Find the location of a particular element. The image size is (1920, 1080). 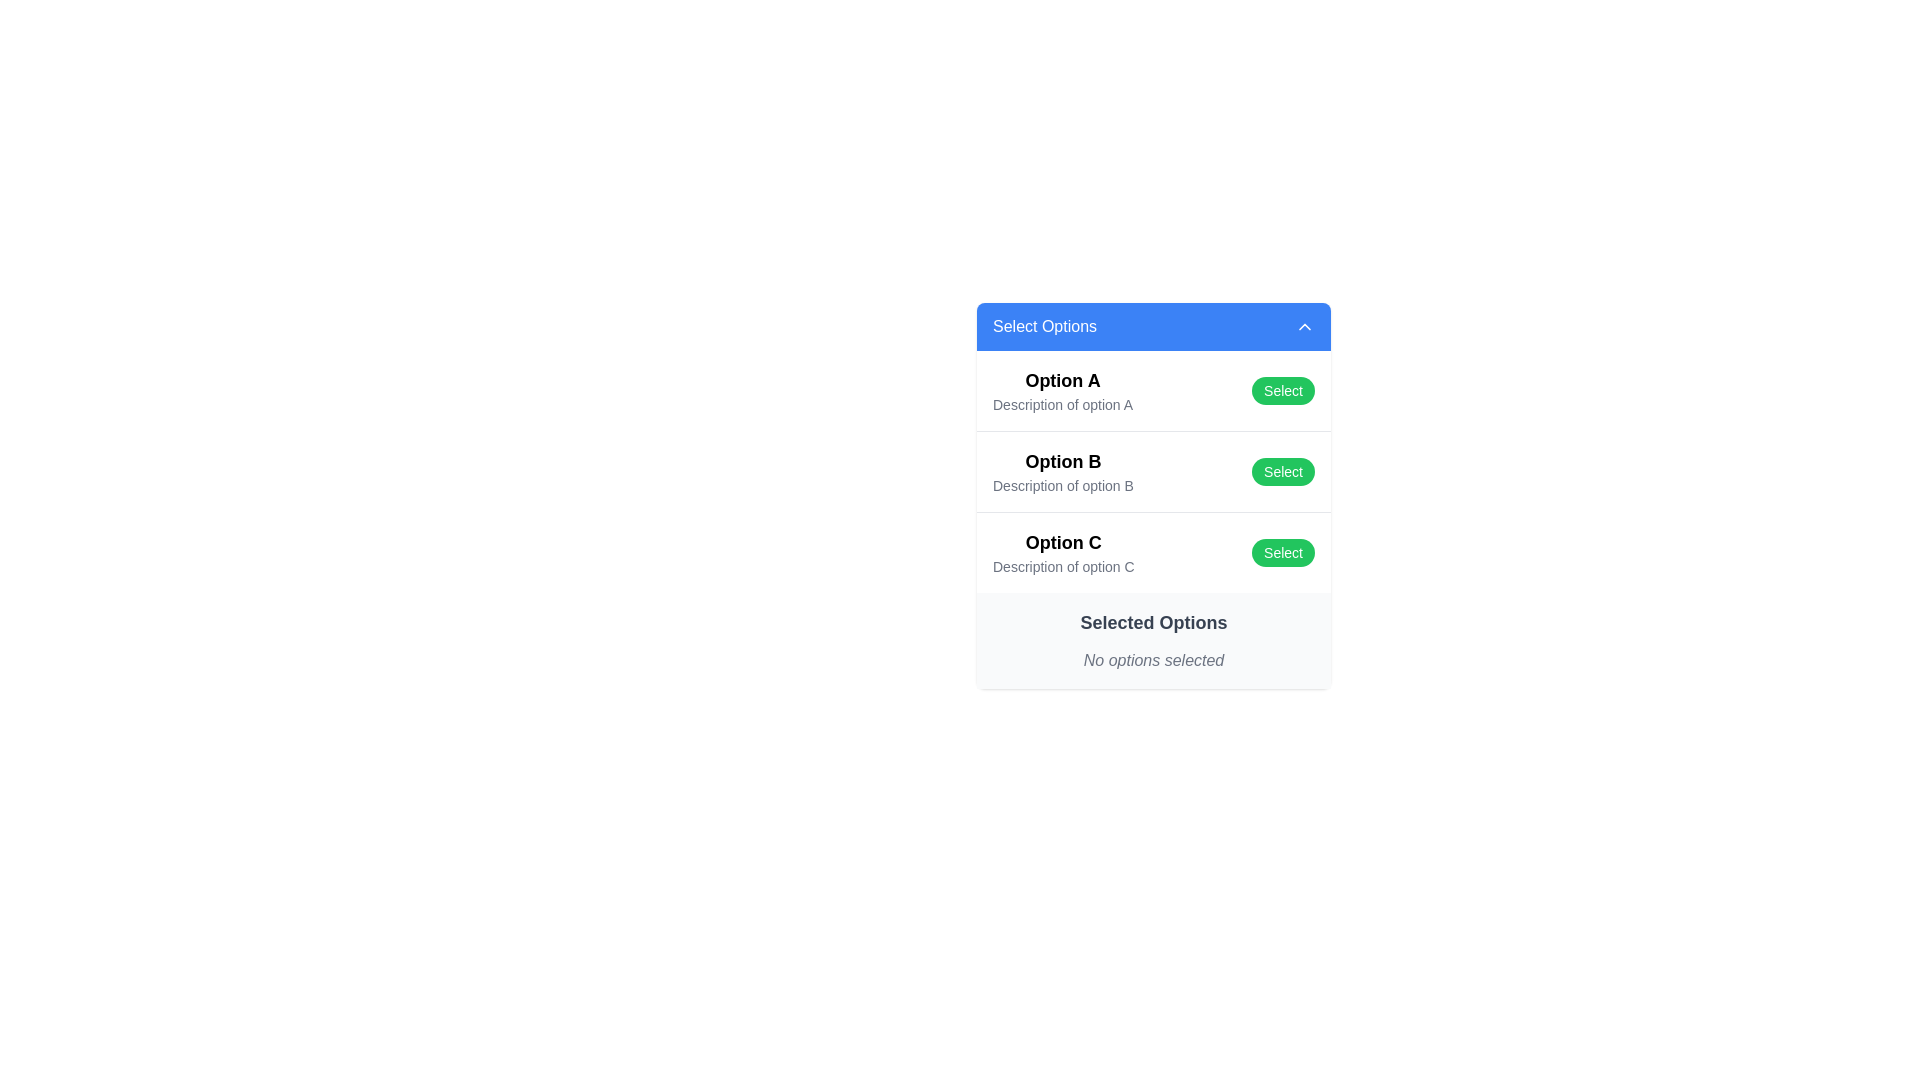

description of the selectable list item labeled 'Option C', which consists of two lines of text: 'Option C' in bold and 'Description of option C' in a lighter font is located at coordinates (1062, 552).